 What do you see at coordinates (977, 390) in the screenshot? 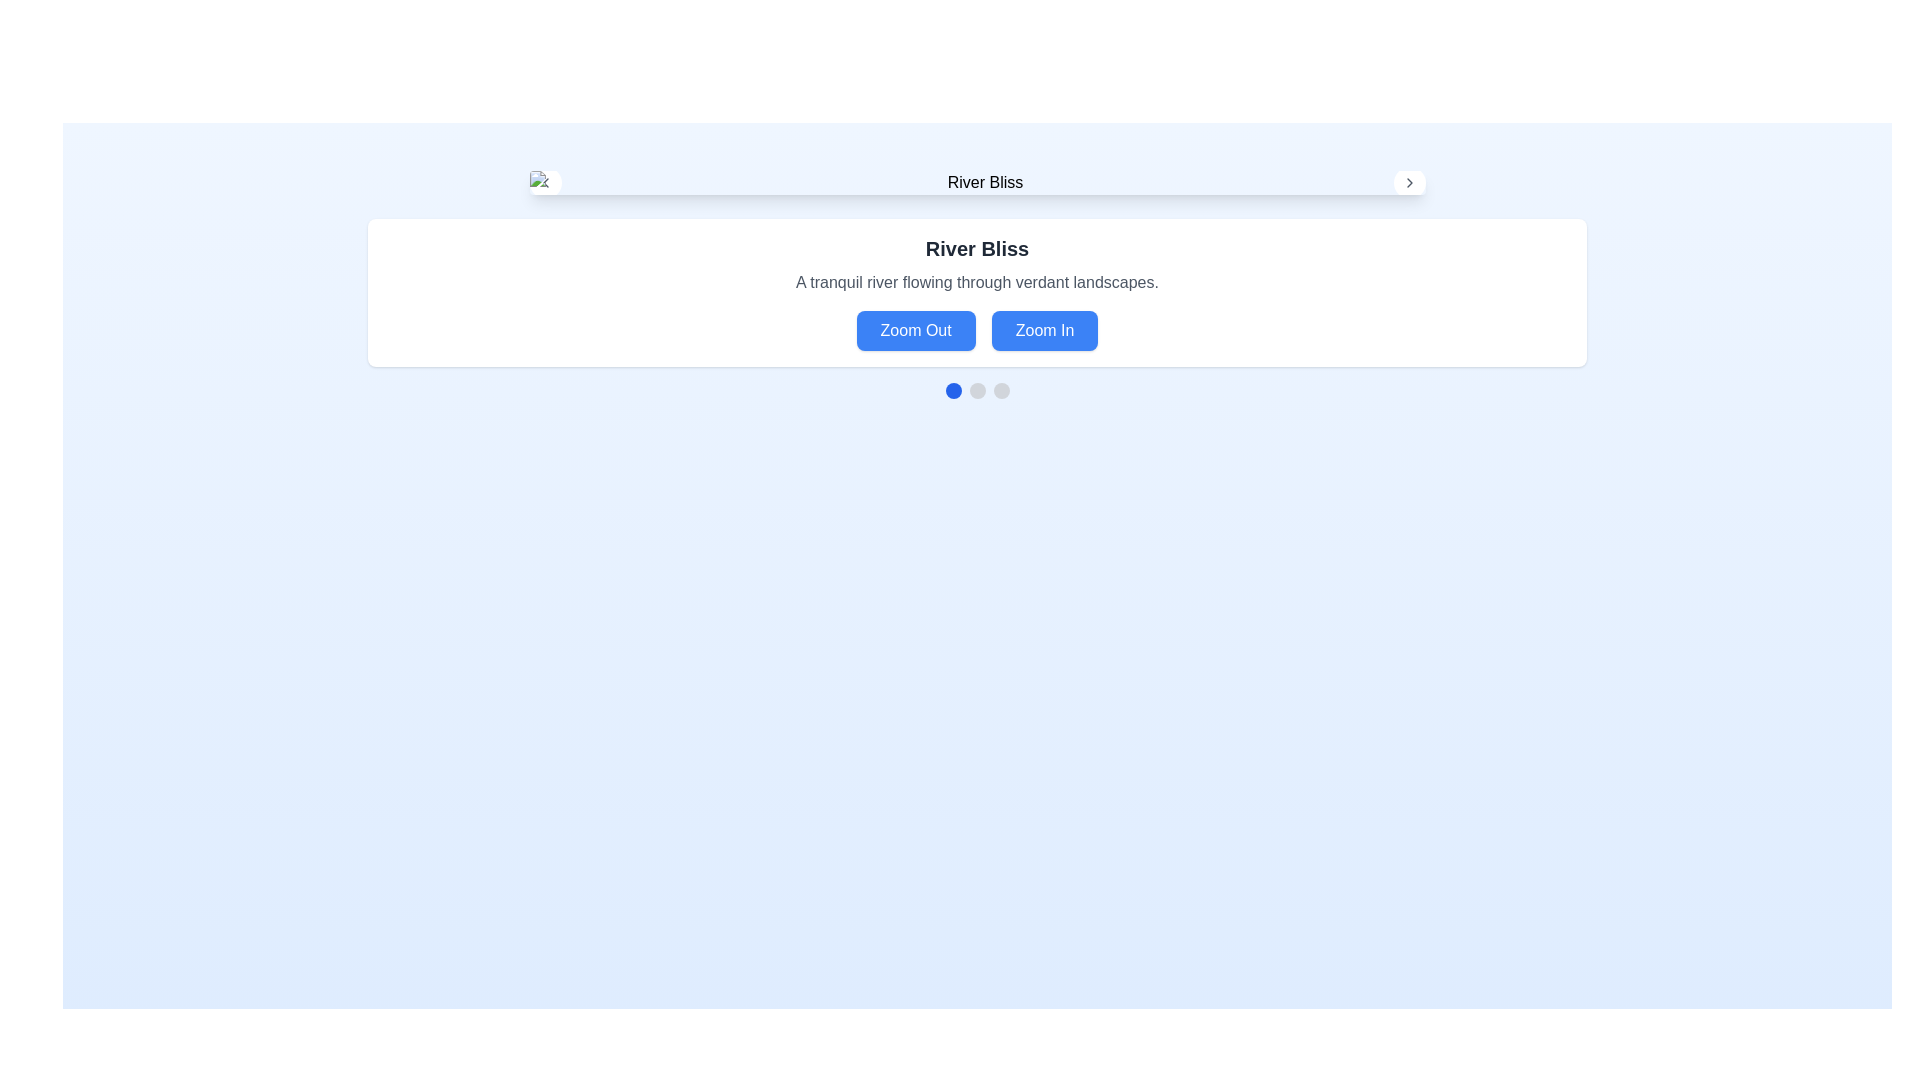
I see `the second circular pagination dot styled as a gray dot` at bounding box center [977, 390].